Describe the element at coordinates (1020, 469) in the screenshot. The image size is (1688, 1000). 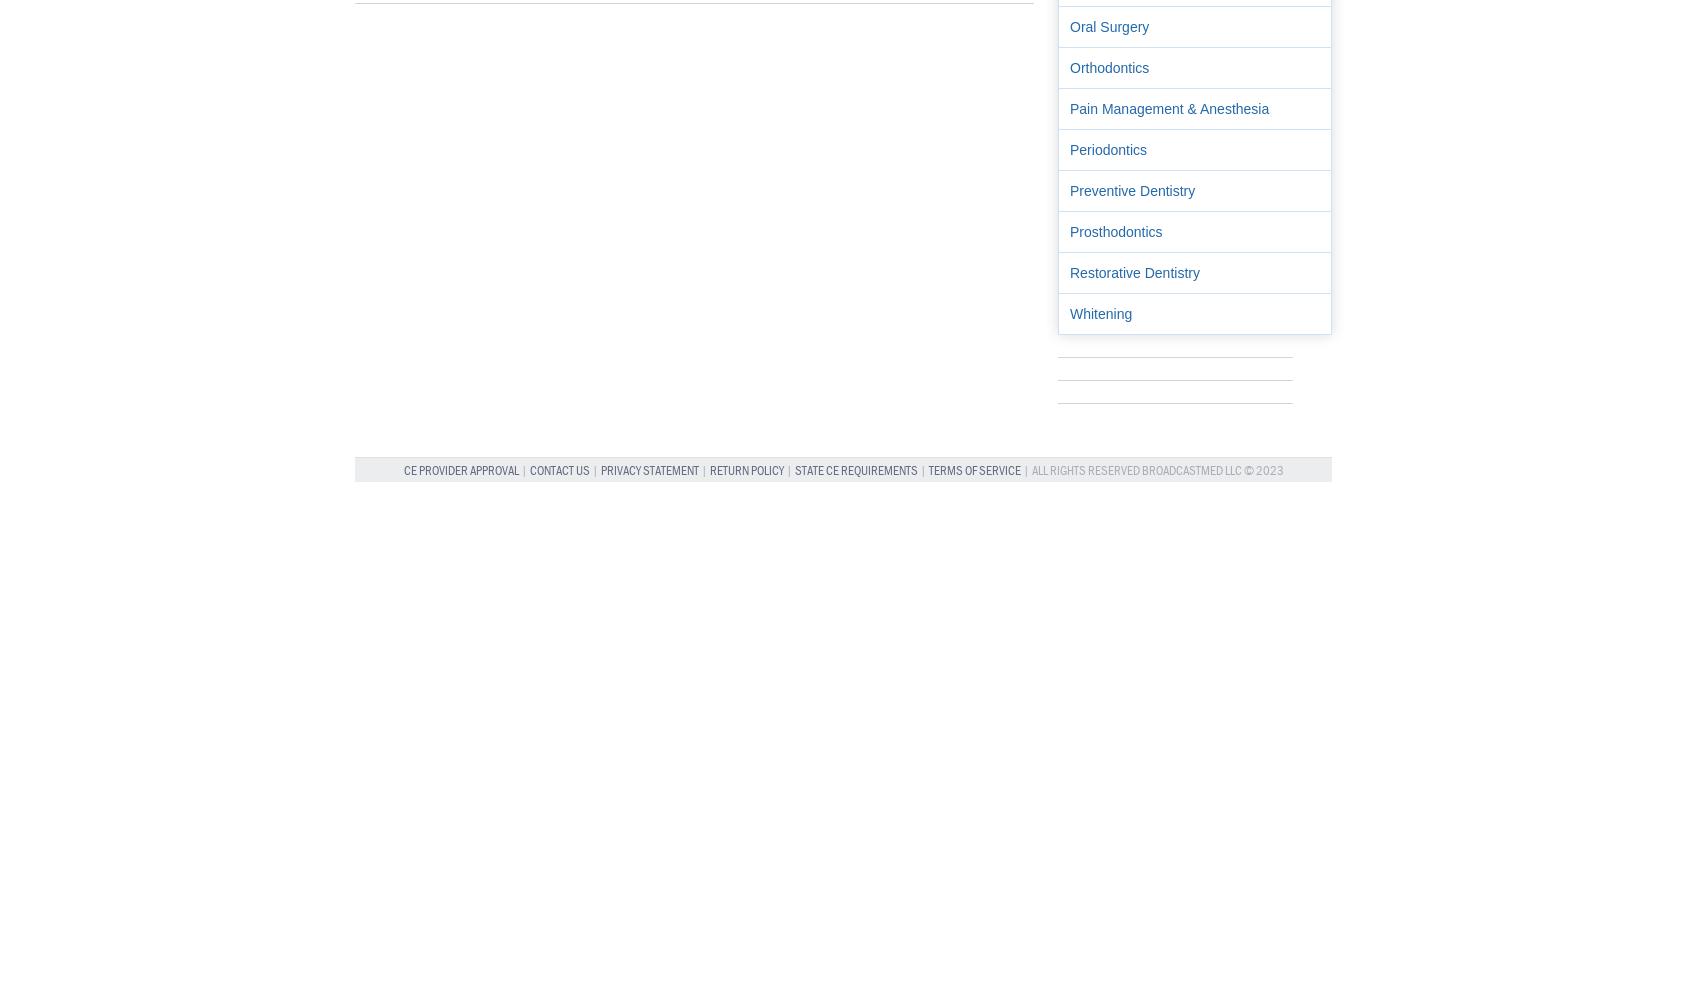
I see `'| ALL RIGHTS RESERVED BroadcastMed LLC © 2023'` at that location.